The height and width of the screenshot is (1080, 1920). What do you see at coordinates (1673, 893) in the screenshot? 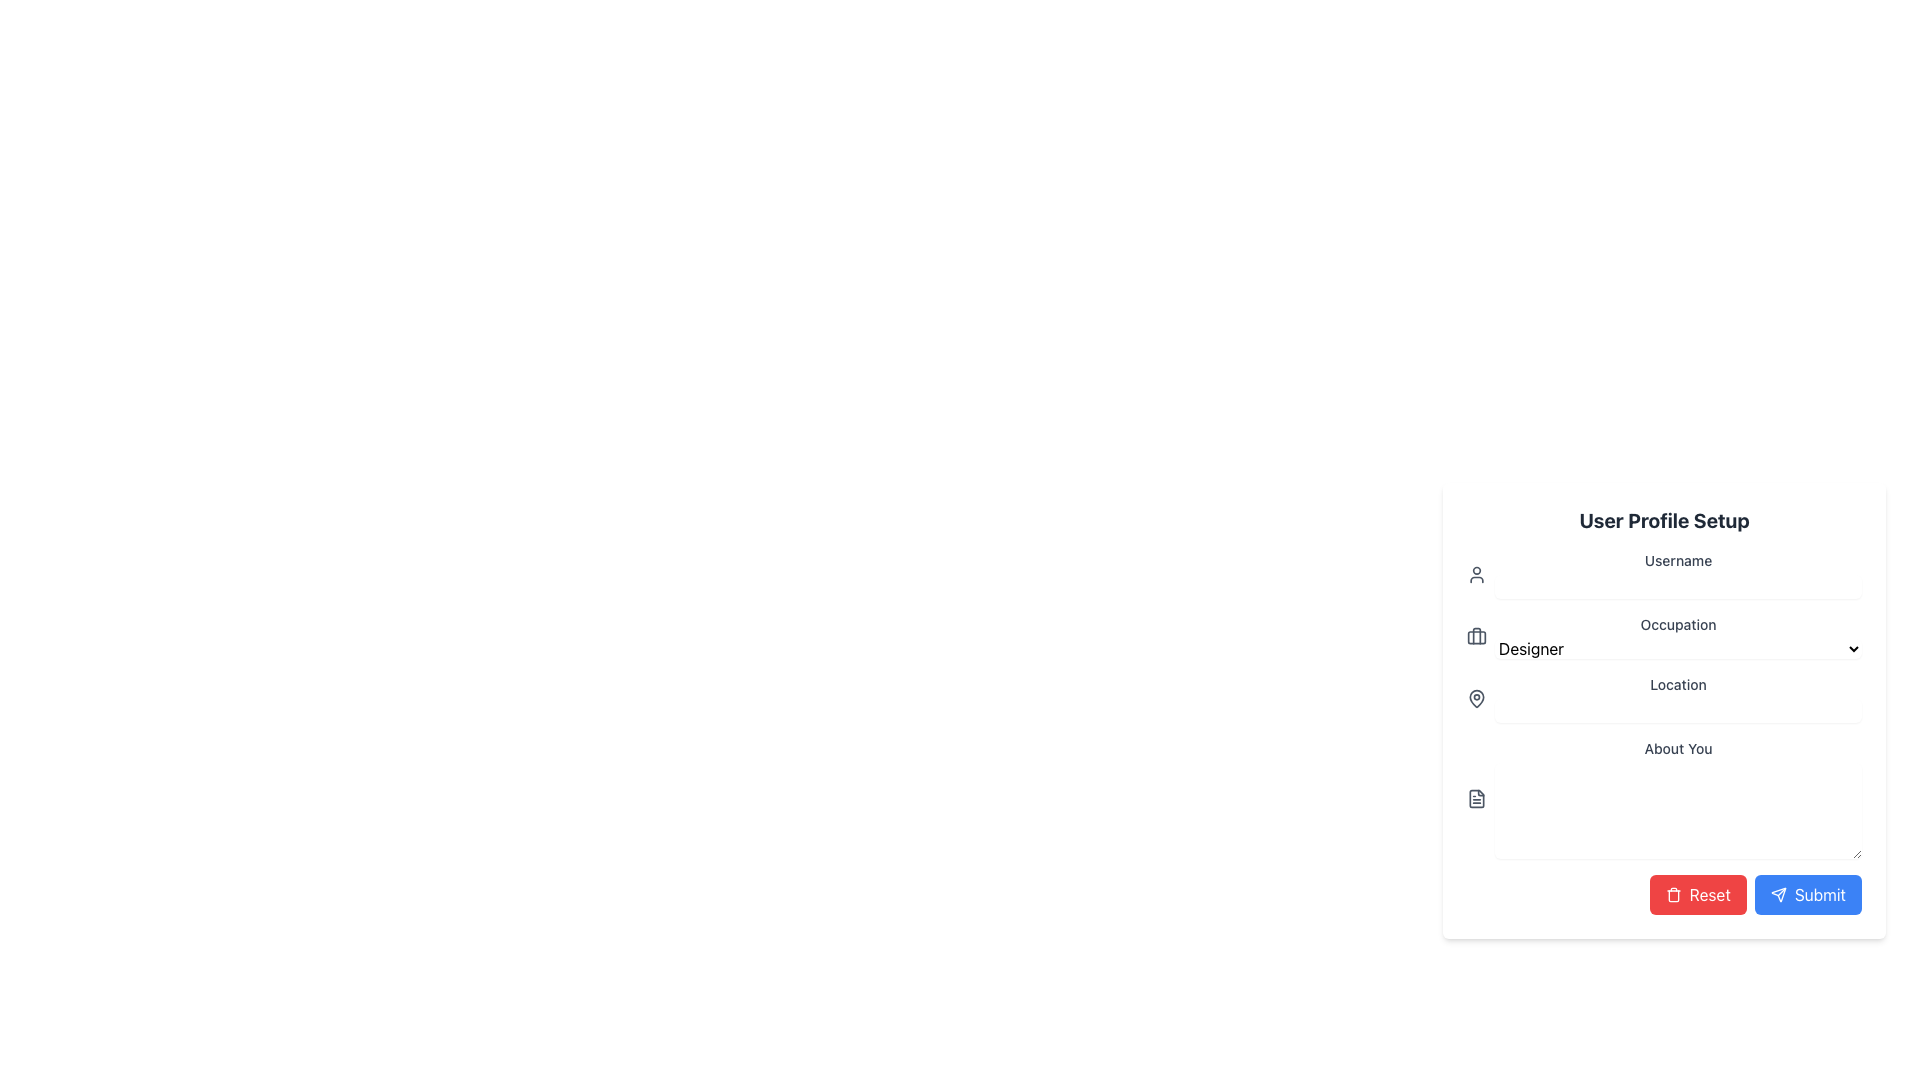
I see `the reset icon located on the left side of the 'Reset' button at the bottom-left of the form` at bounding box center [1673, 893].